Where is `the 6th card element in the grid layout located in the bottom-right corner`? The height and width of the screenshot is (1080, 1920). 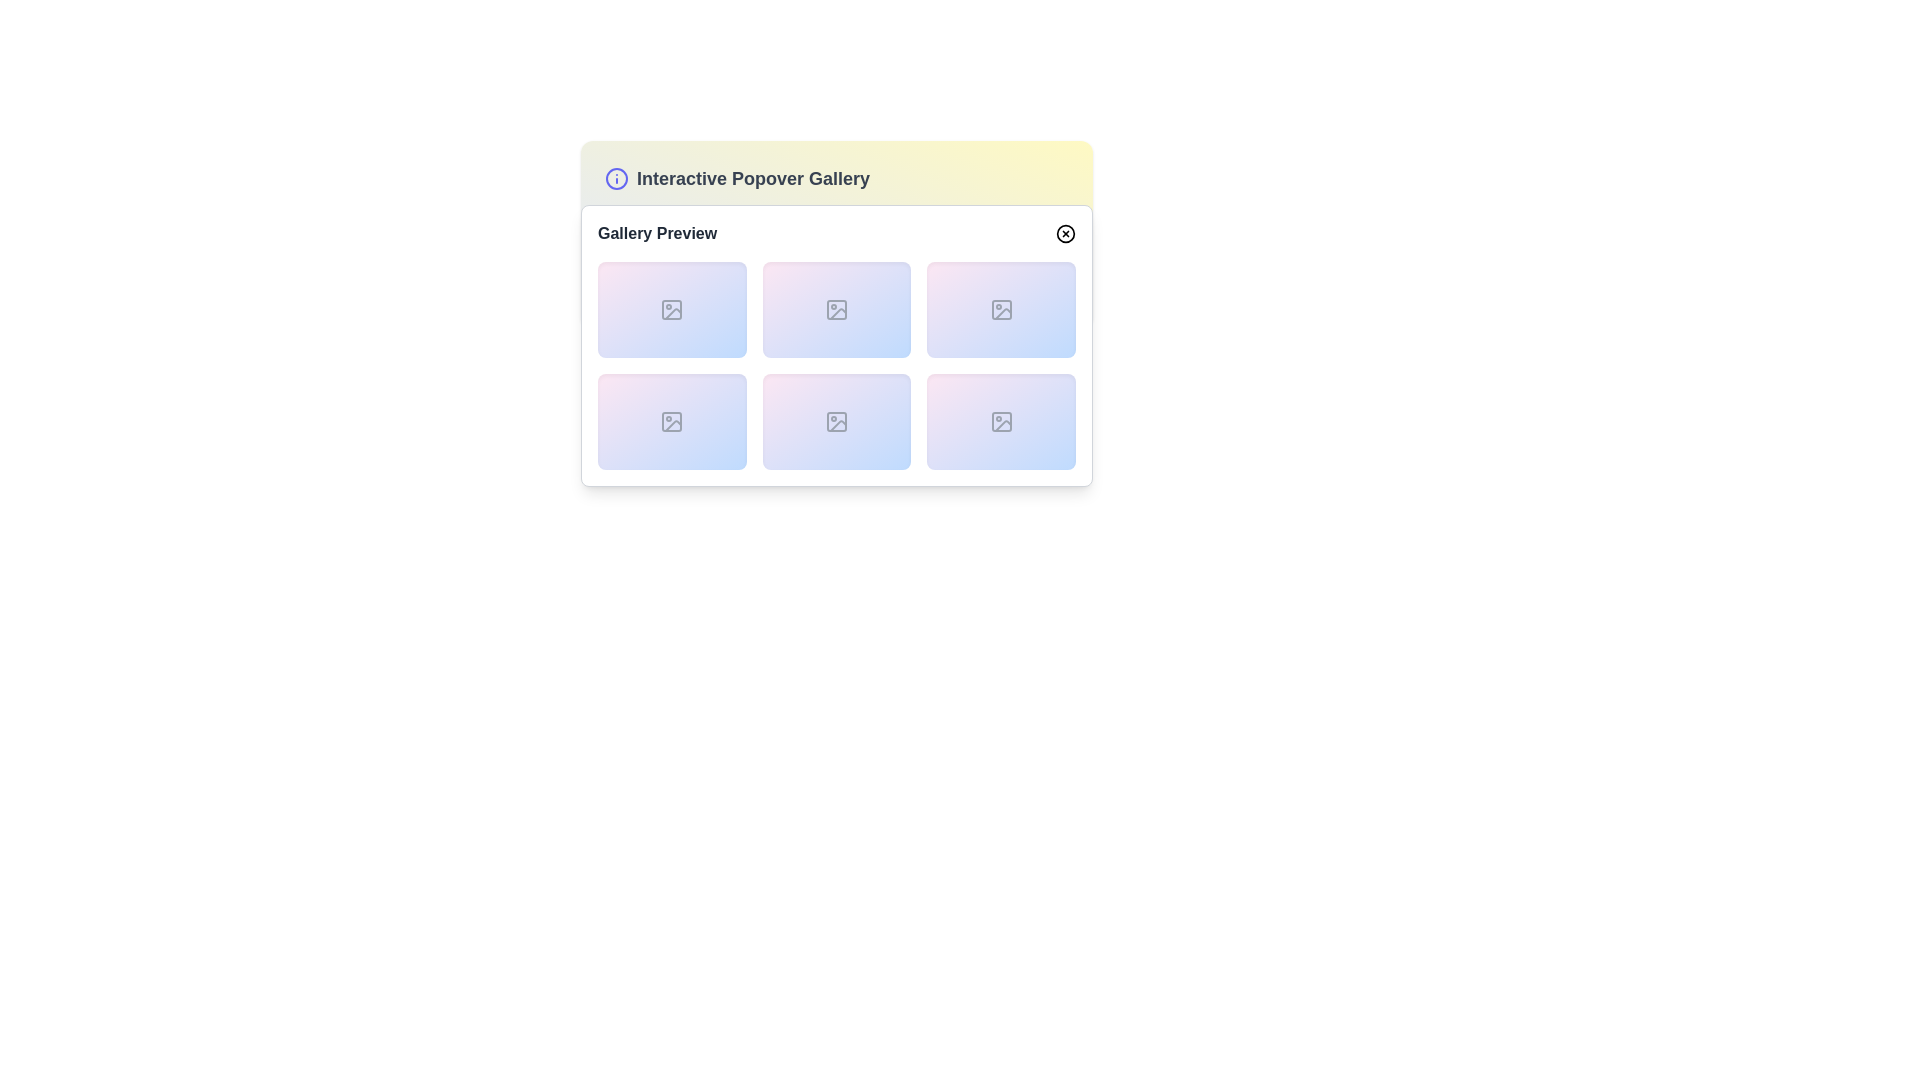 the 6th card element in the grid layout located in the bottom-right corner is located at coordinates (1001, 420).